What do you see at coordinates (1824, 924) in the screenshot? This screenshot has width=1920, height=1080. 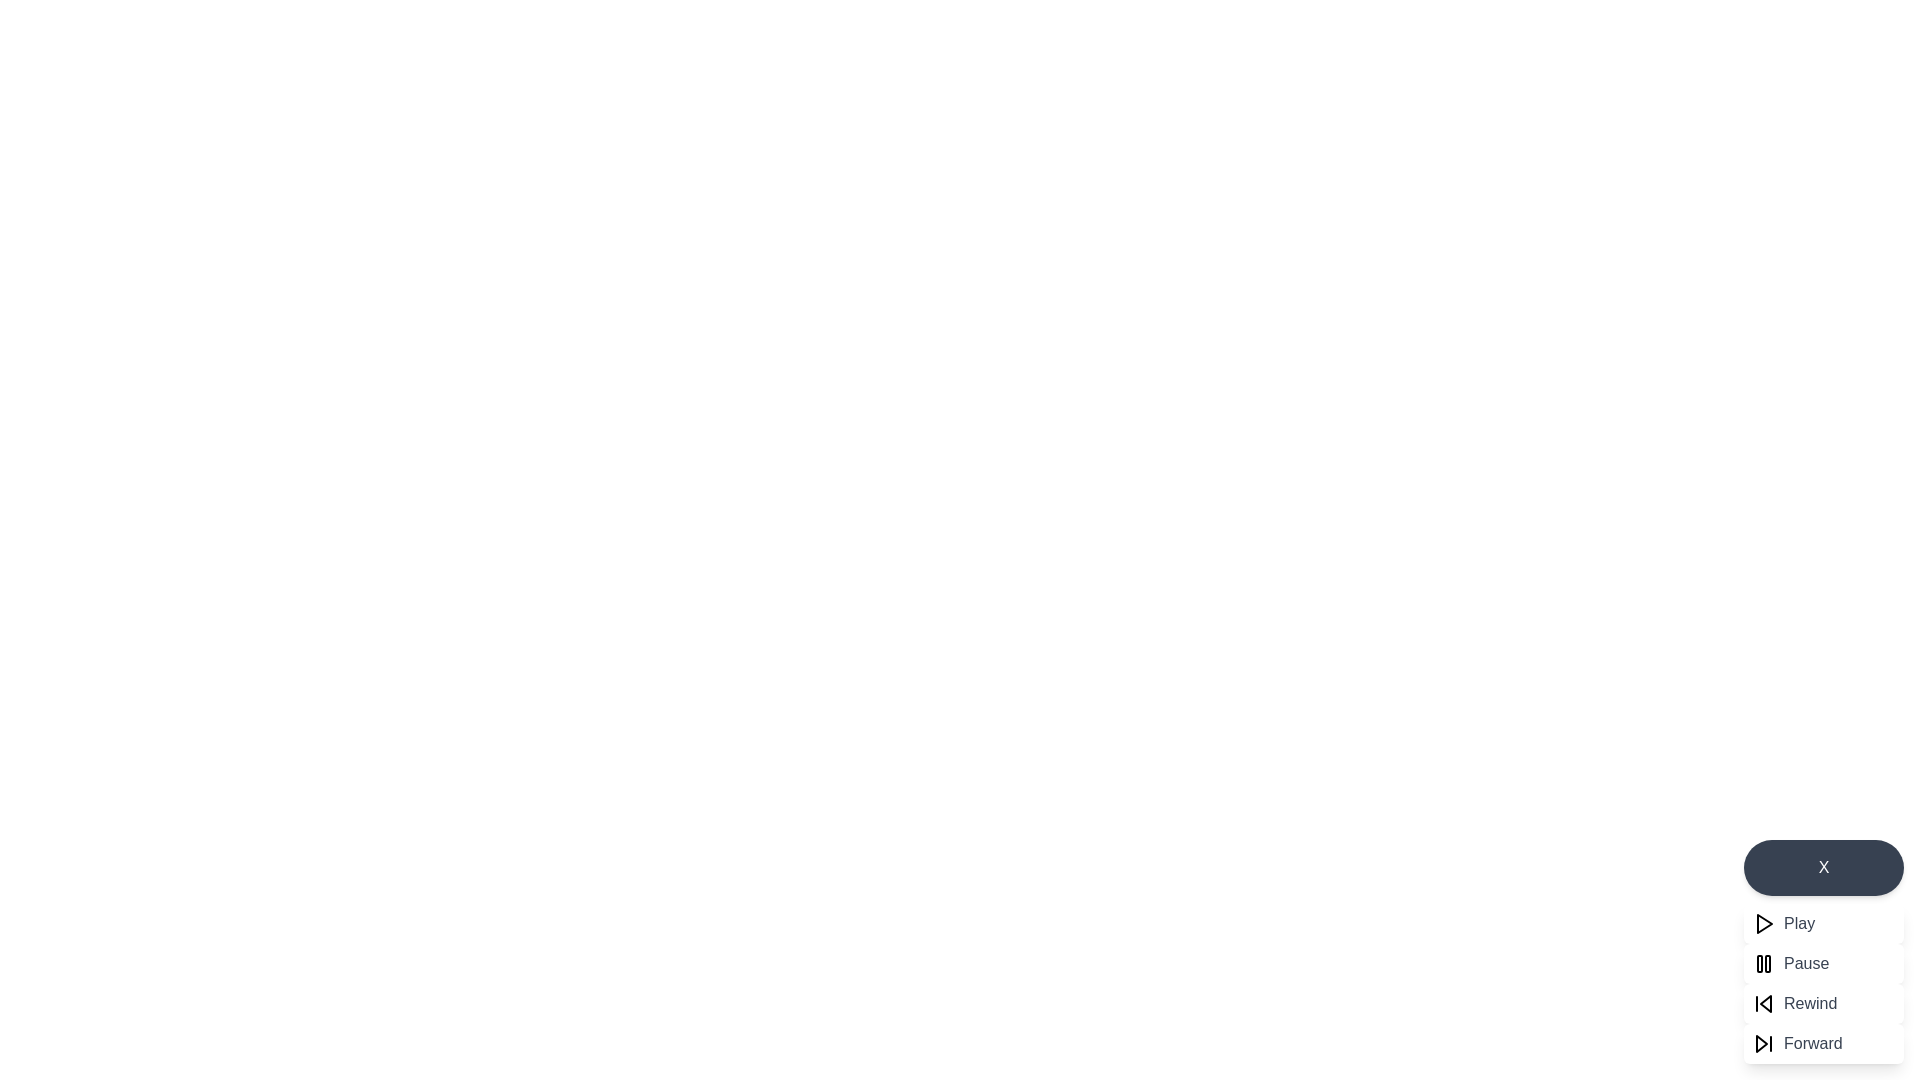 I see `the 'Play' button to select the 'Play' option` at bounding box center [1824, 924].